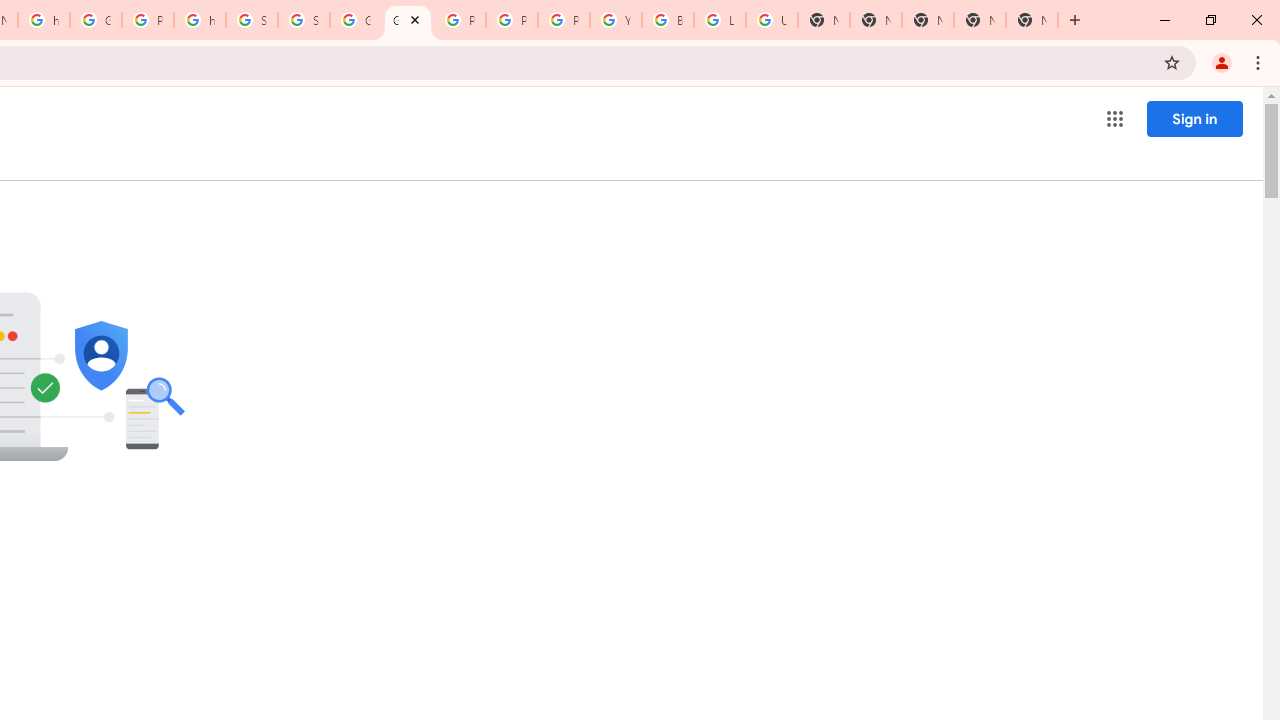 The height and width of the screenshot is (720, 1280). What do you see at coordinates (615, 20) in the screenshot?
I see `'YouTube'` at bounding box center [615, 20].